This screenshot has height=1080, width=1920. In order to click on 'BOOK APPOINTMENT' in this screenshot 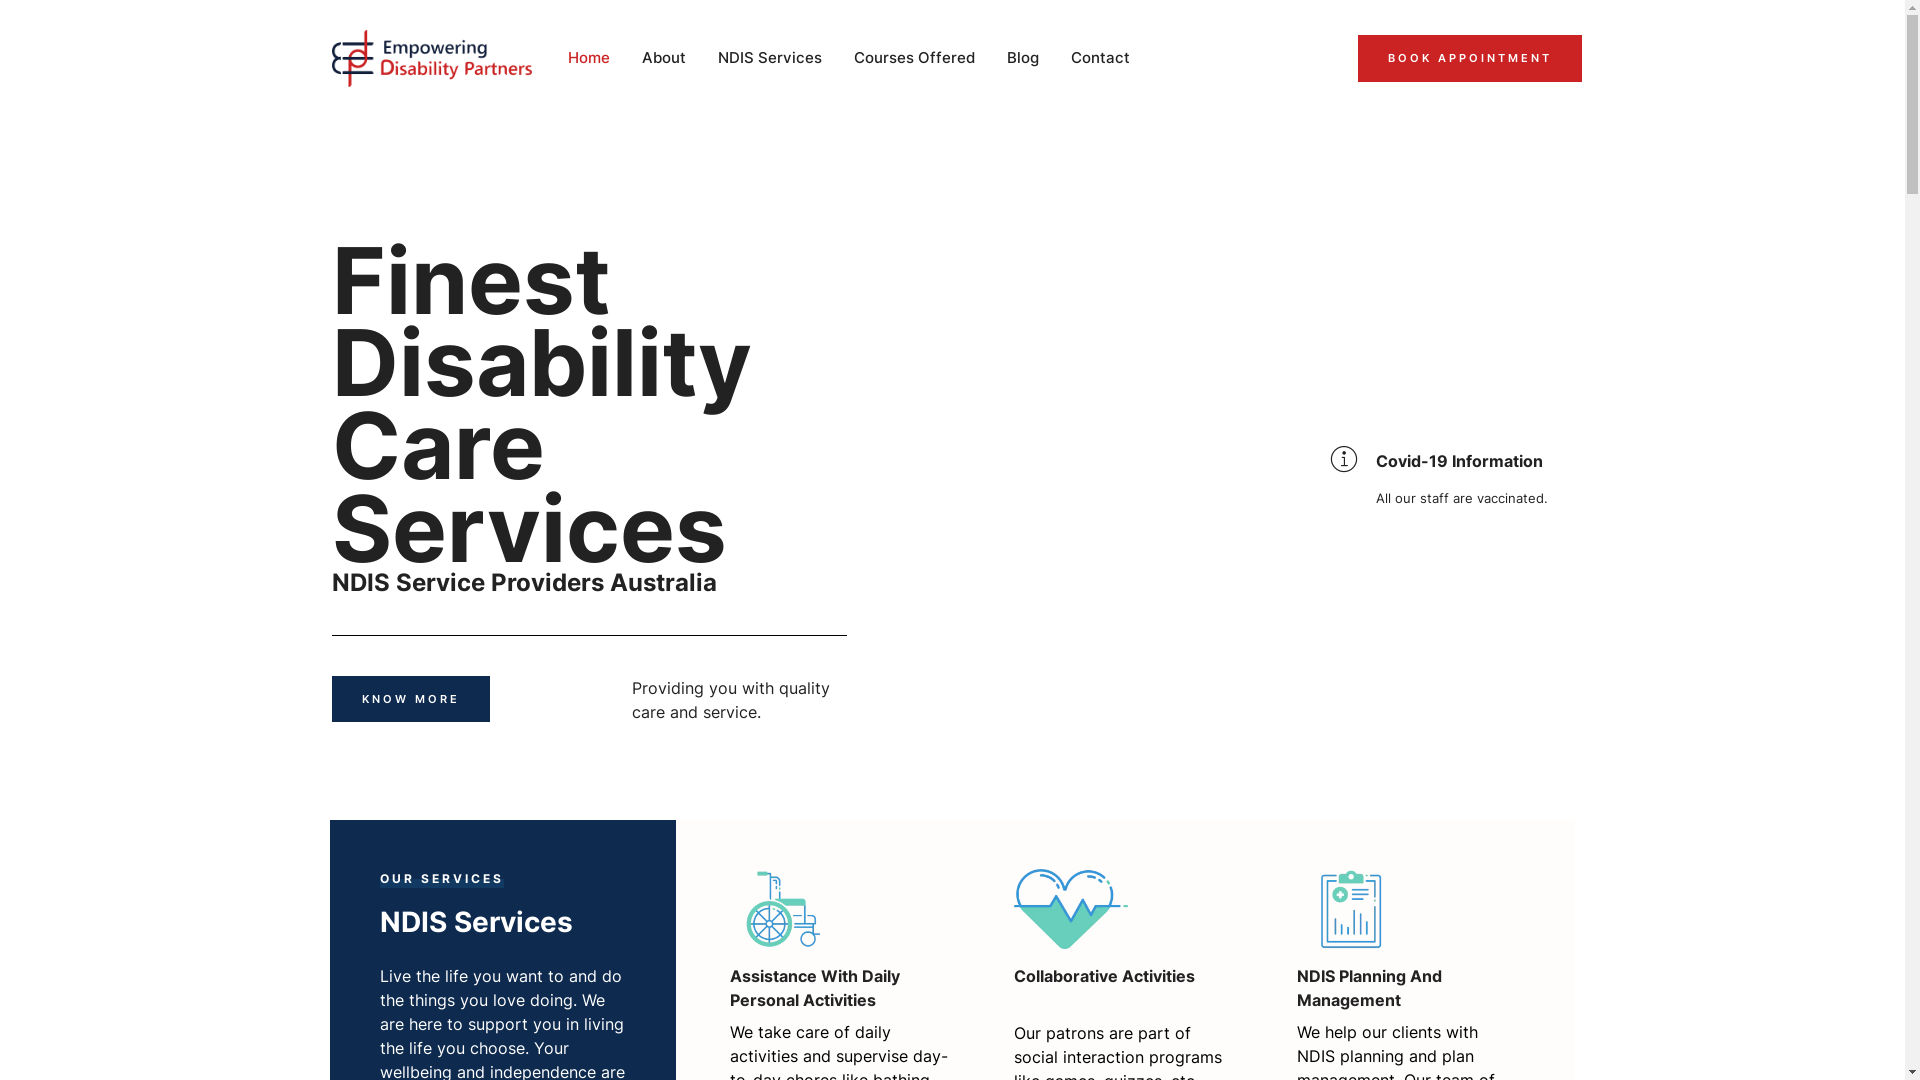, I will do `click(1469, 57)`.